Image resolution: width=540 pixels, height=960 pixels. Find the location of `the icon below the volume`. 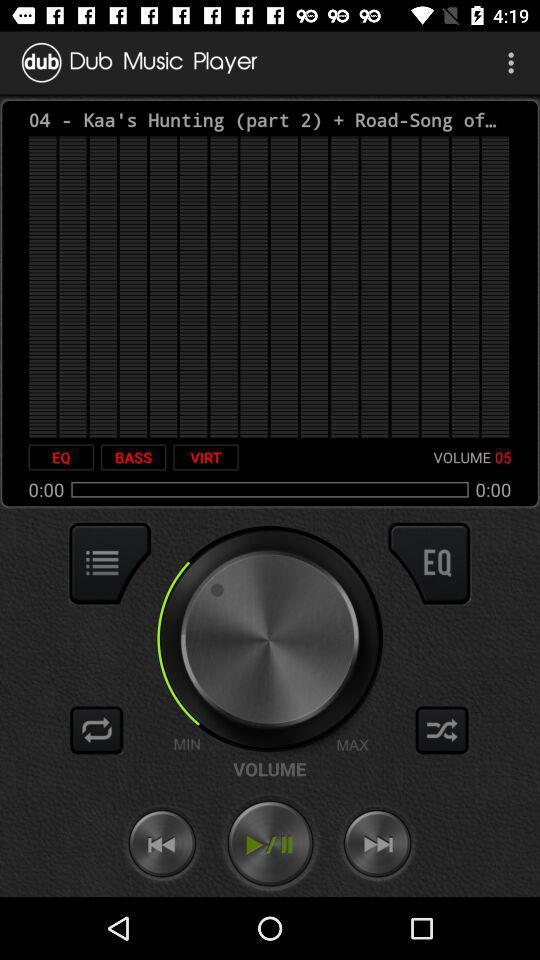

the icon below the volume is located at coordinates (270, 843).